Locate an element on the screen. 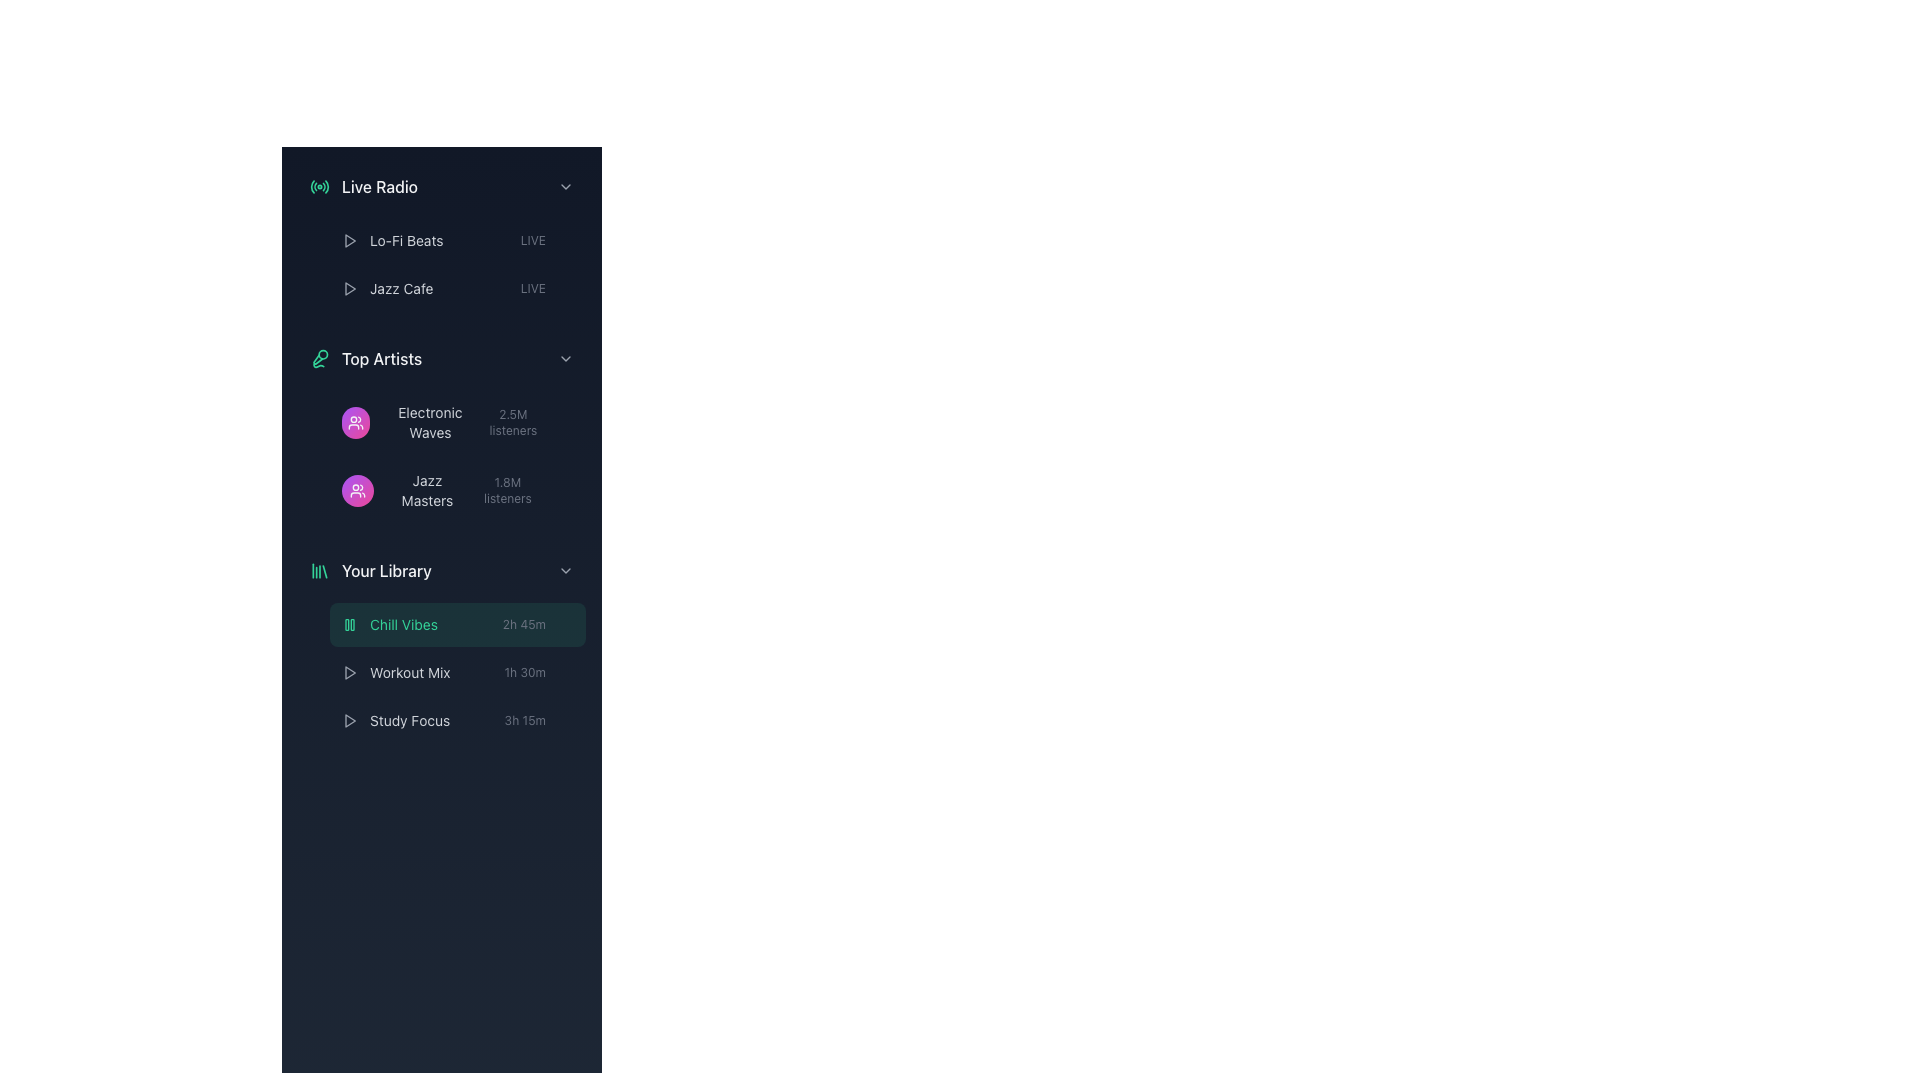  the List item labeled 'Workout Mix', which features a play triangle icon and gray text is located at coordinates (396, 672).